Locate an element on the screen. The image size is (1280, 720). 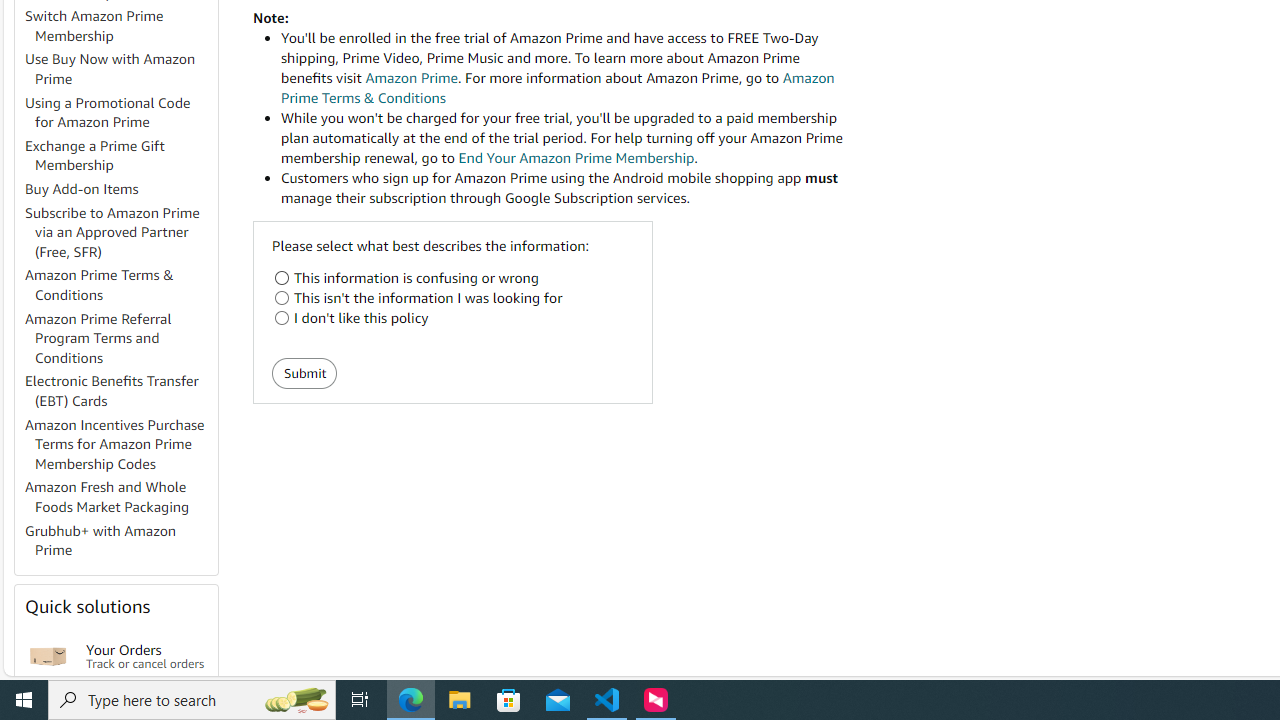
'Using a Promotional Code for Amazon Prime' is located at coordinates (107, 112).